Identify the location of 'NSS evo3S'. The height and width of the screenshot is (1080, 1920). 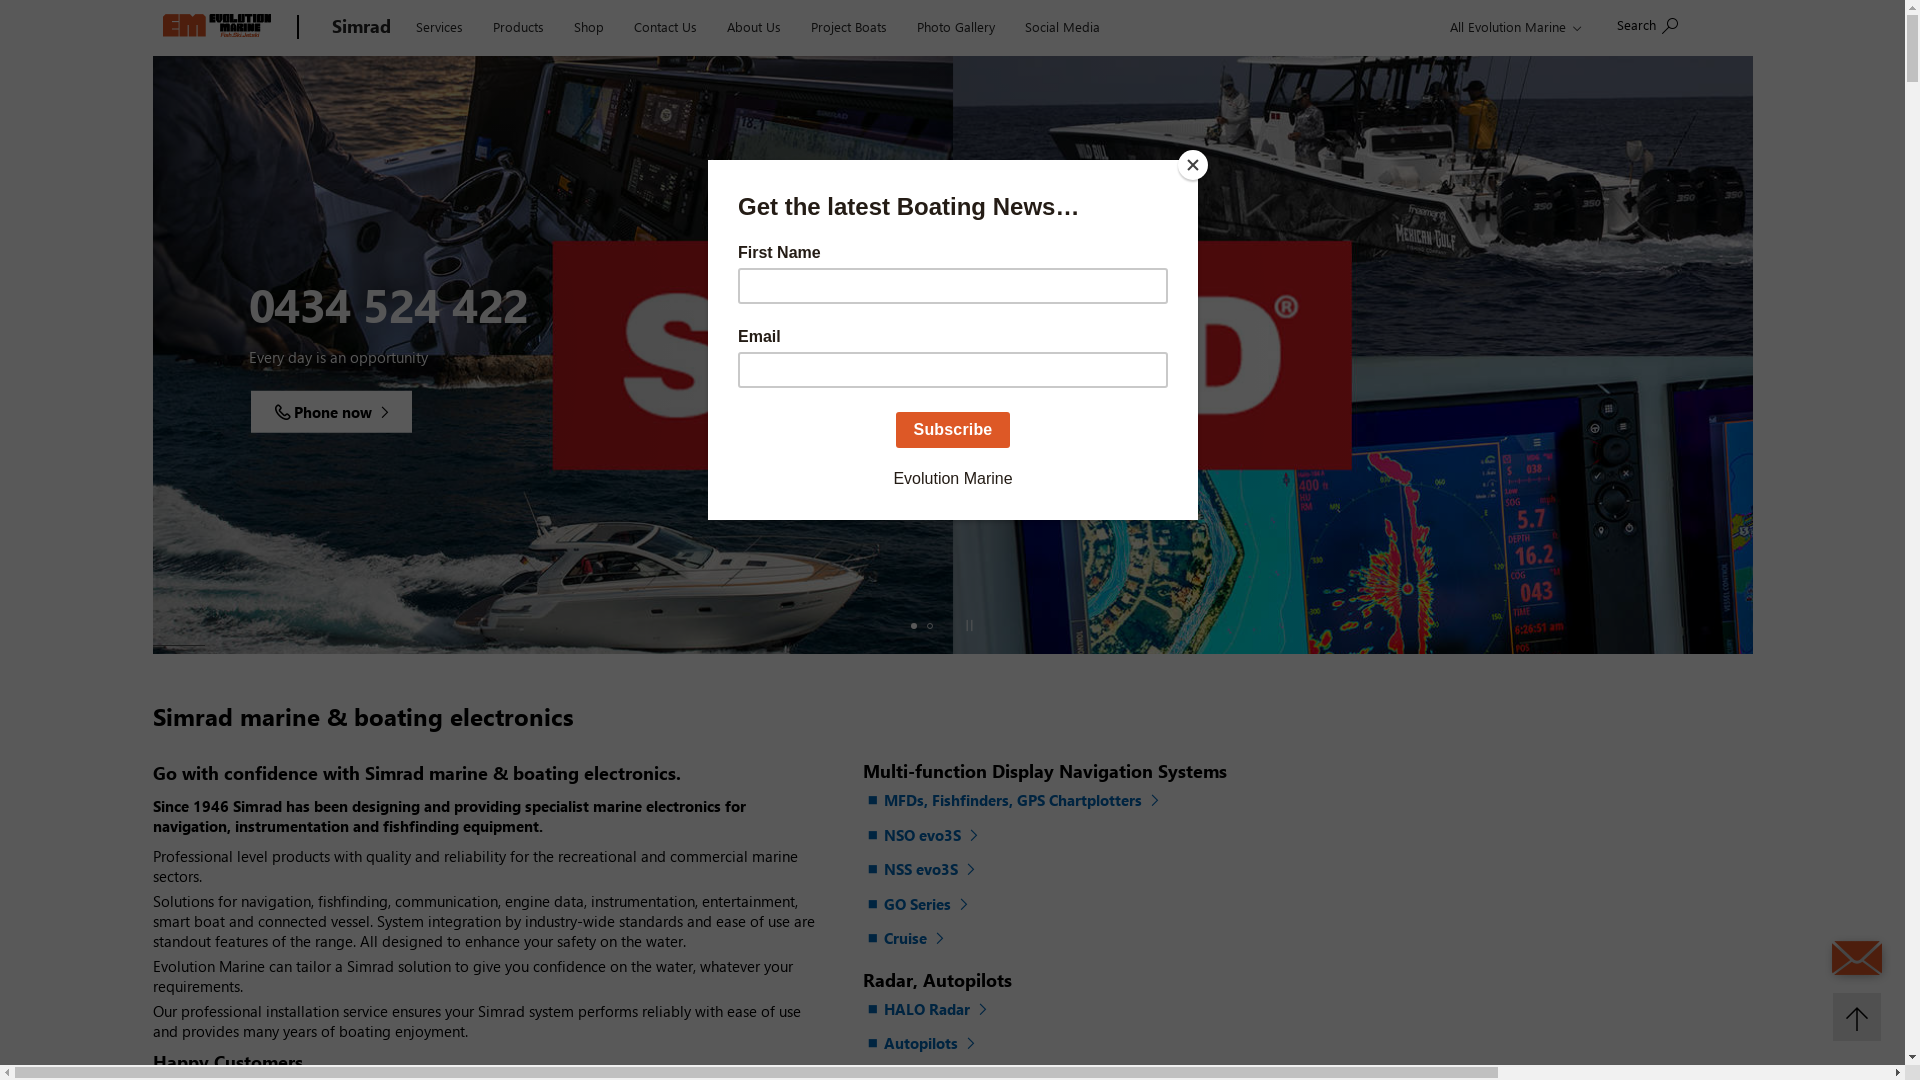
(920, 869).